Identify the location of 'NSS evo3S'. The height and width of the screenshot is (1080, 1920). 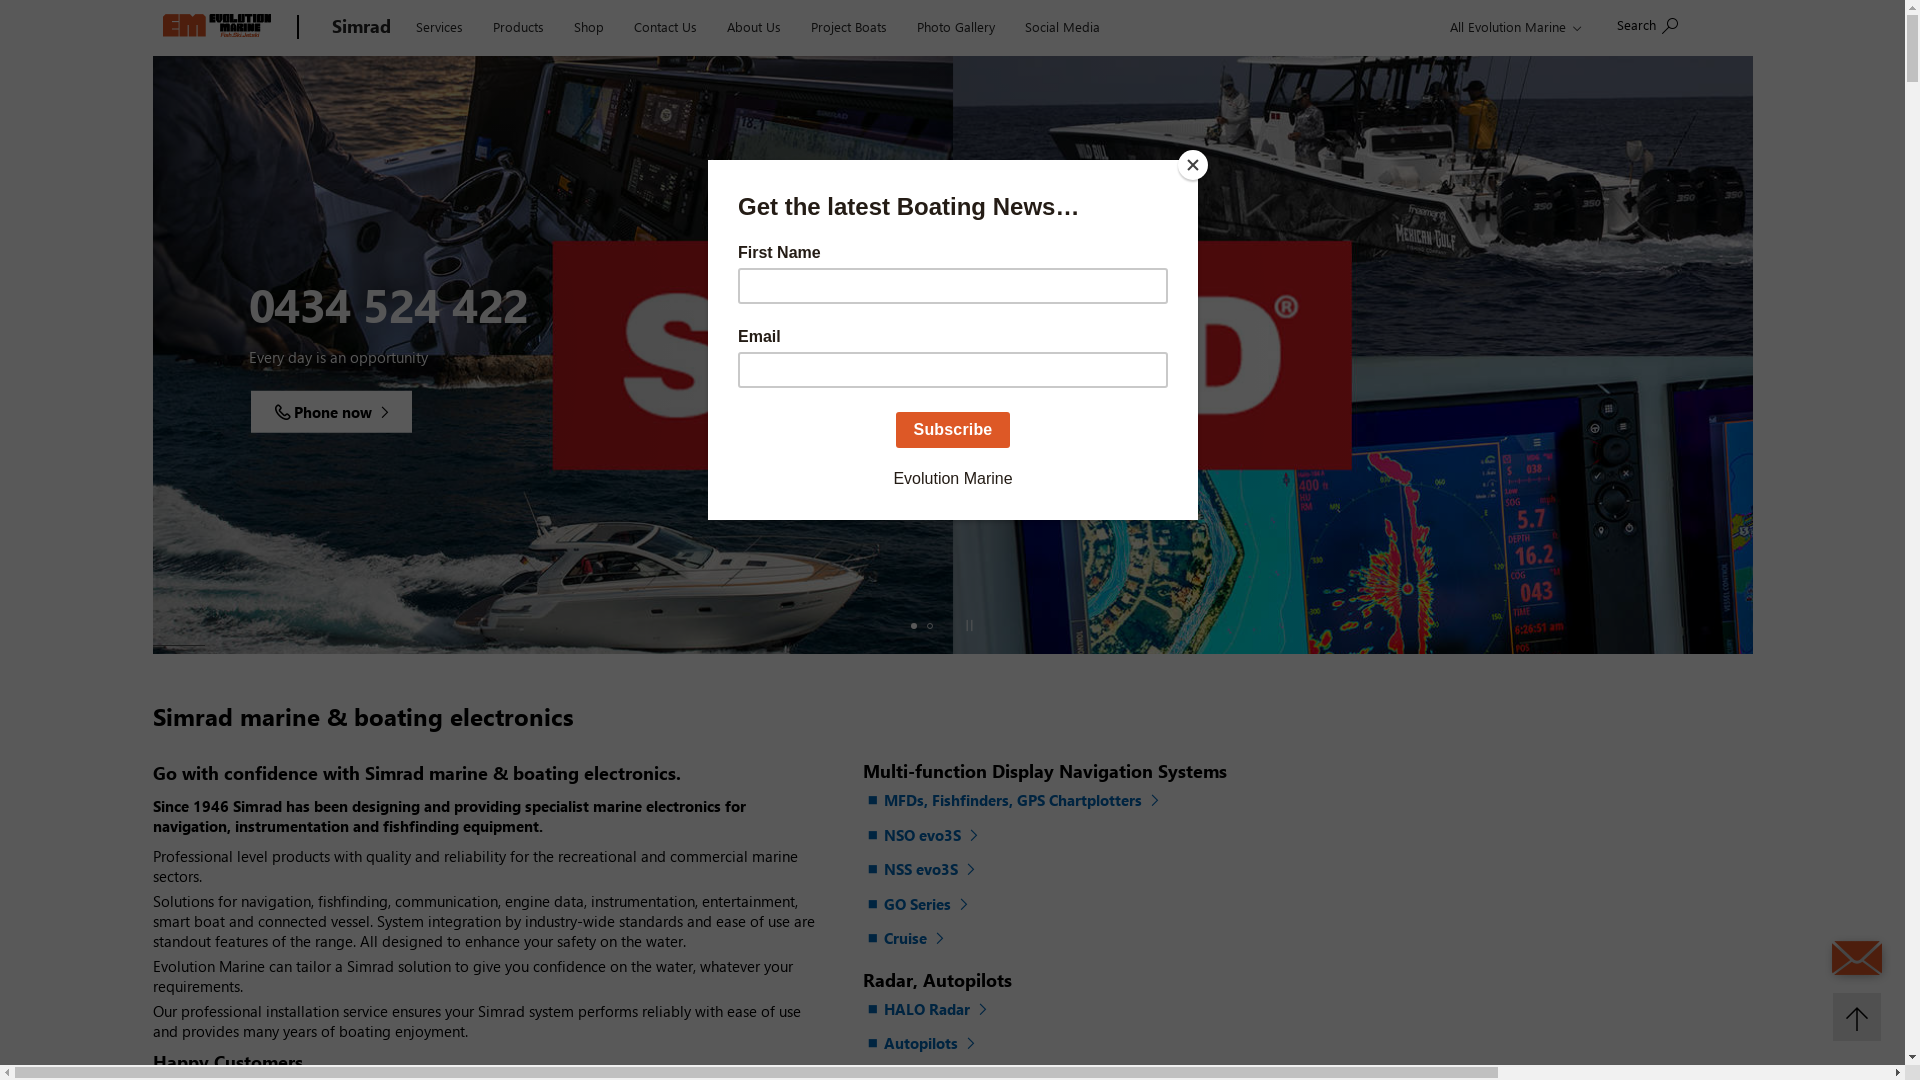
(920, 869).